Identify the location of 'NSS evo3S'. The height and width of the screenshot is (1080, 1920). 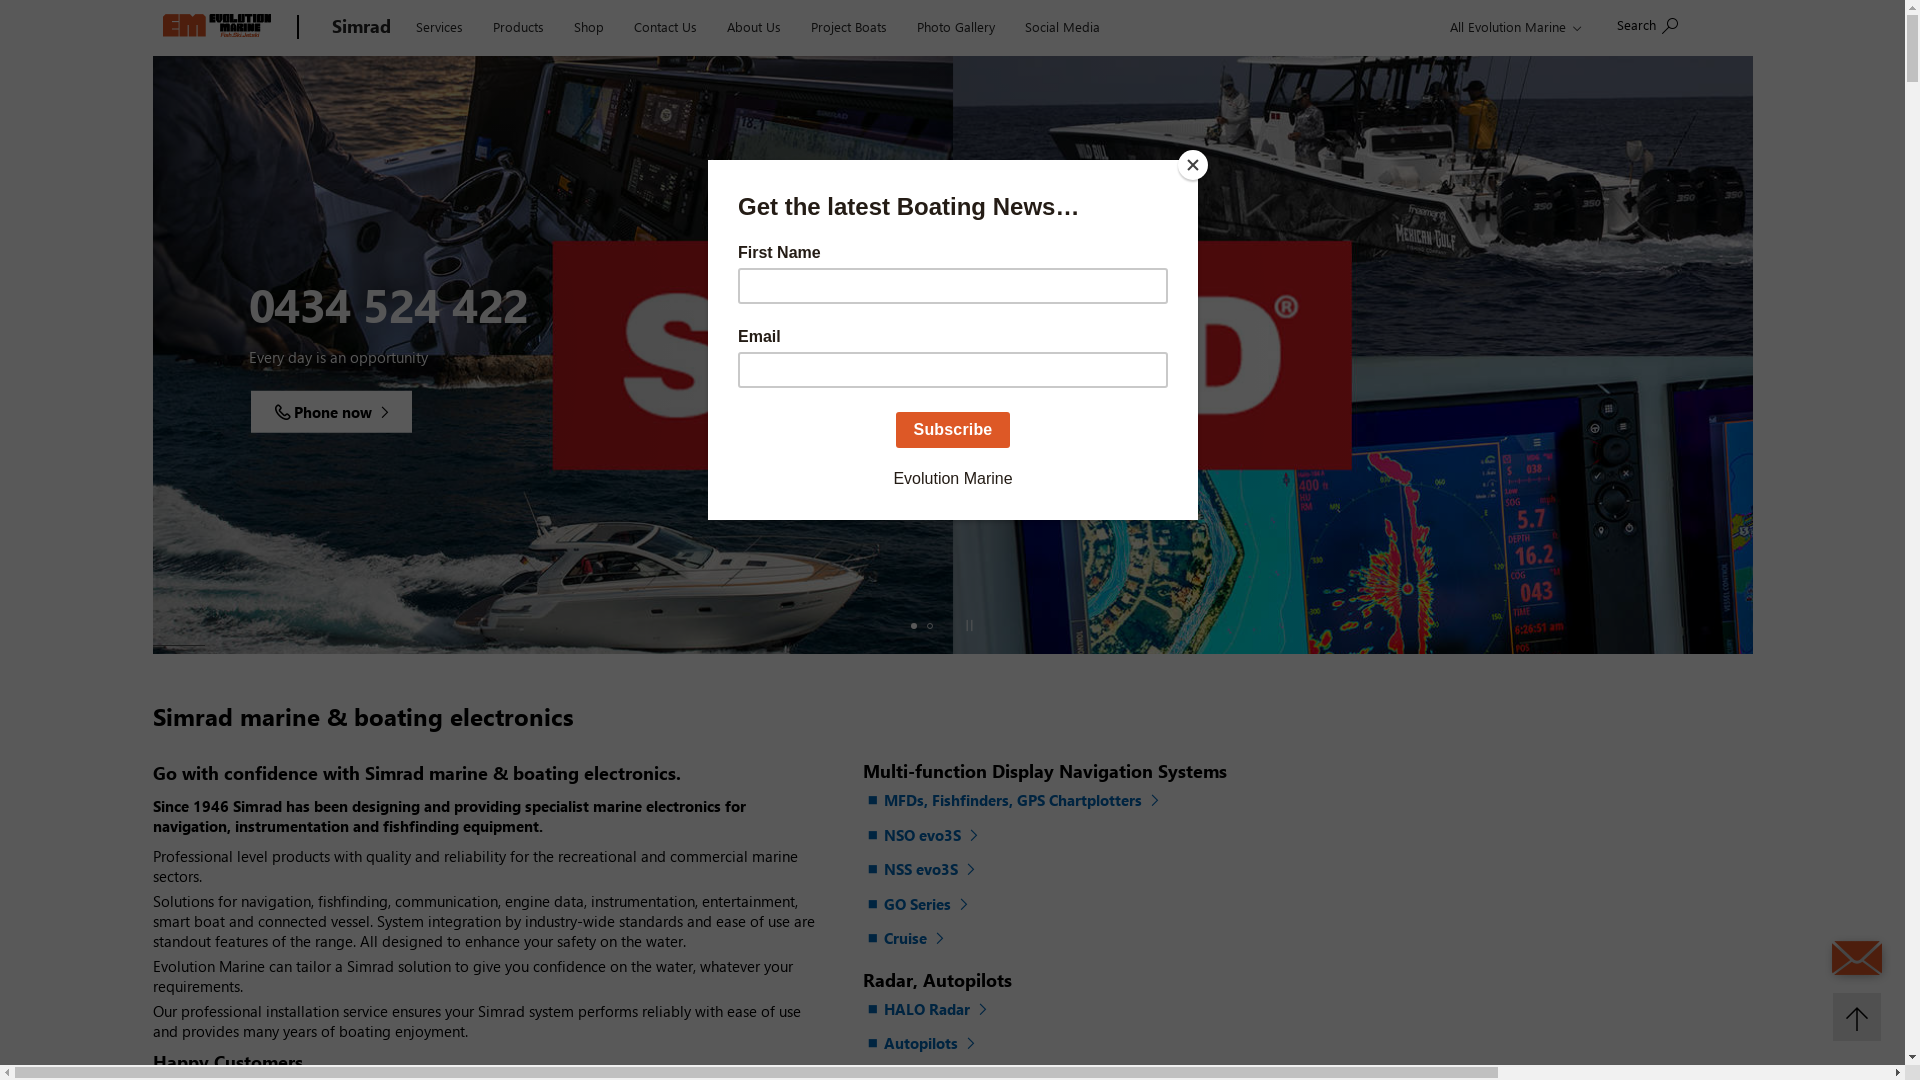
(920, 869).